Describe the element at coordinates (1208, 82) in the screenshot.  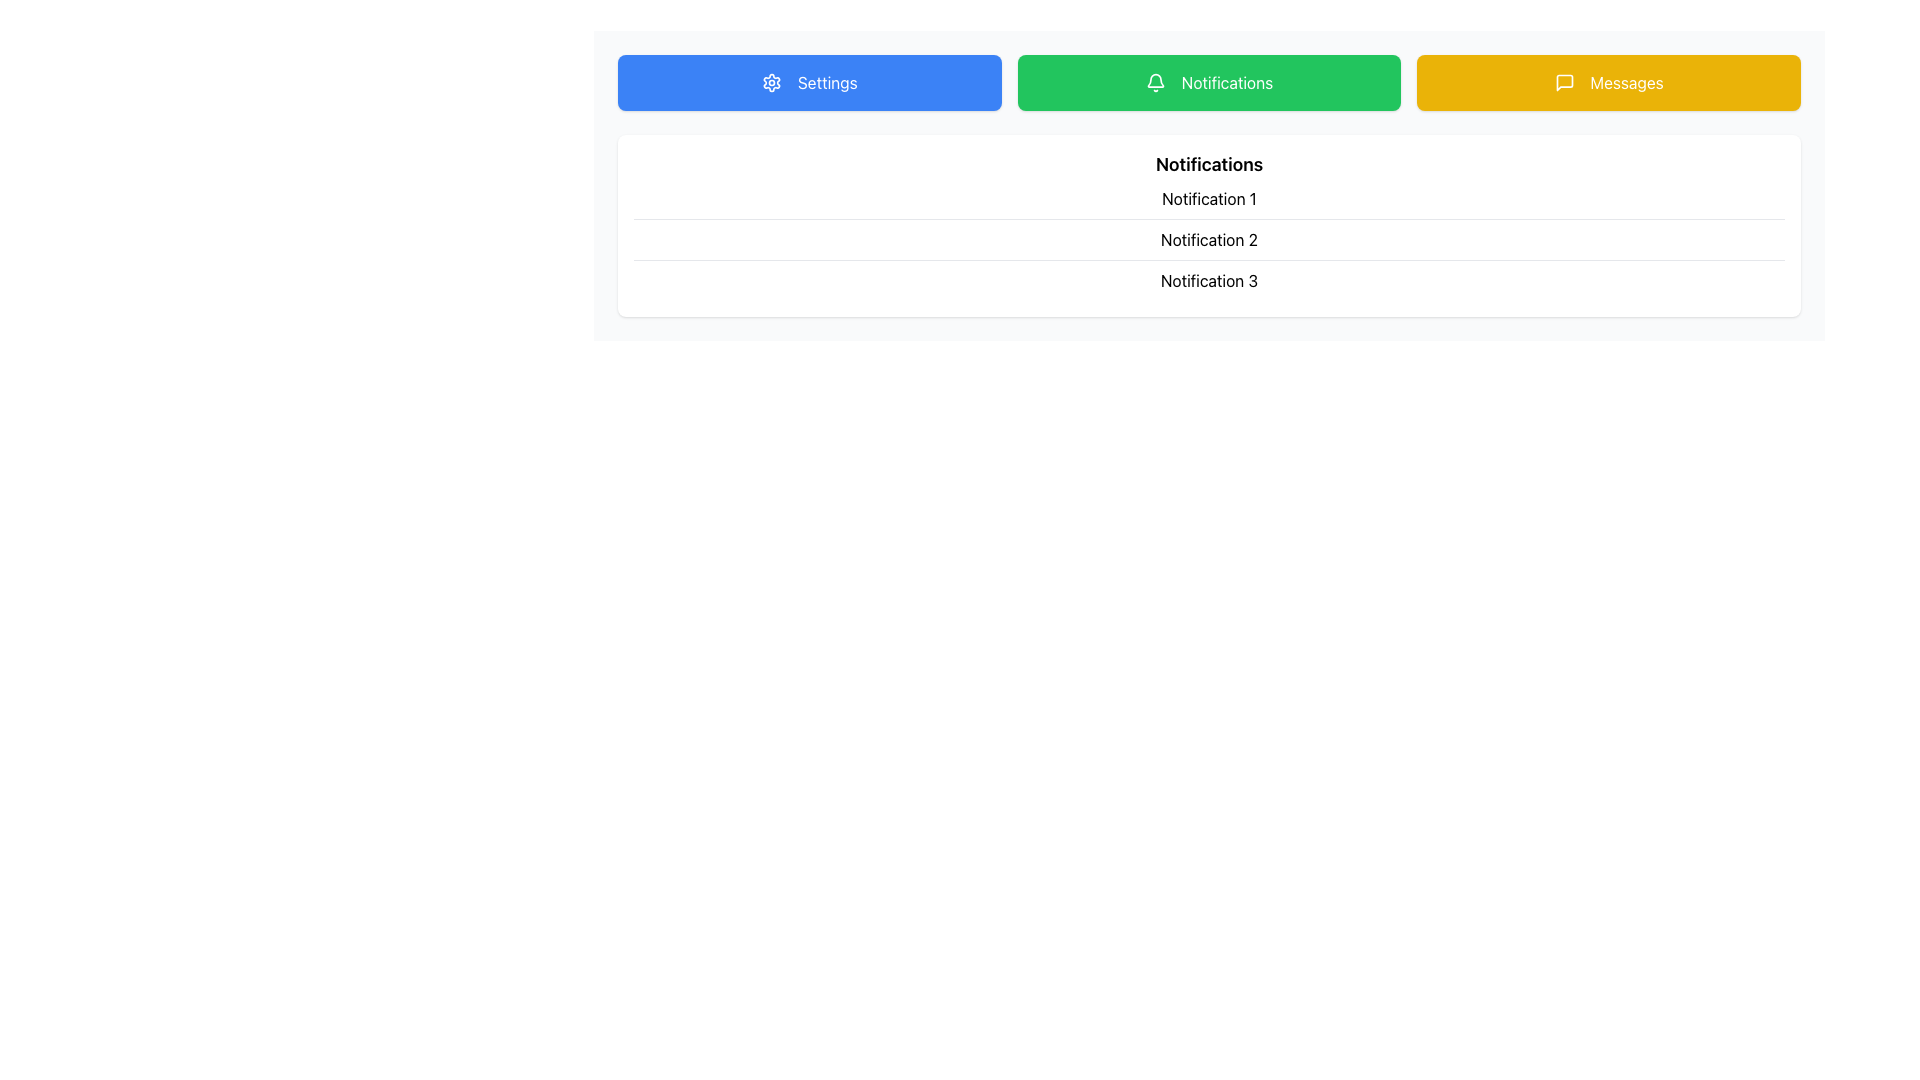
I see `the grouped buttons labeled 'Settings', 'Notifications', and 'Messages' horizontally` at that location.